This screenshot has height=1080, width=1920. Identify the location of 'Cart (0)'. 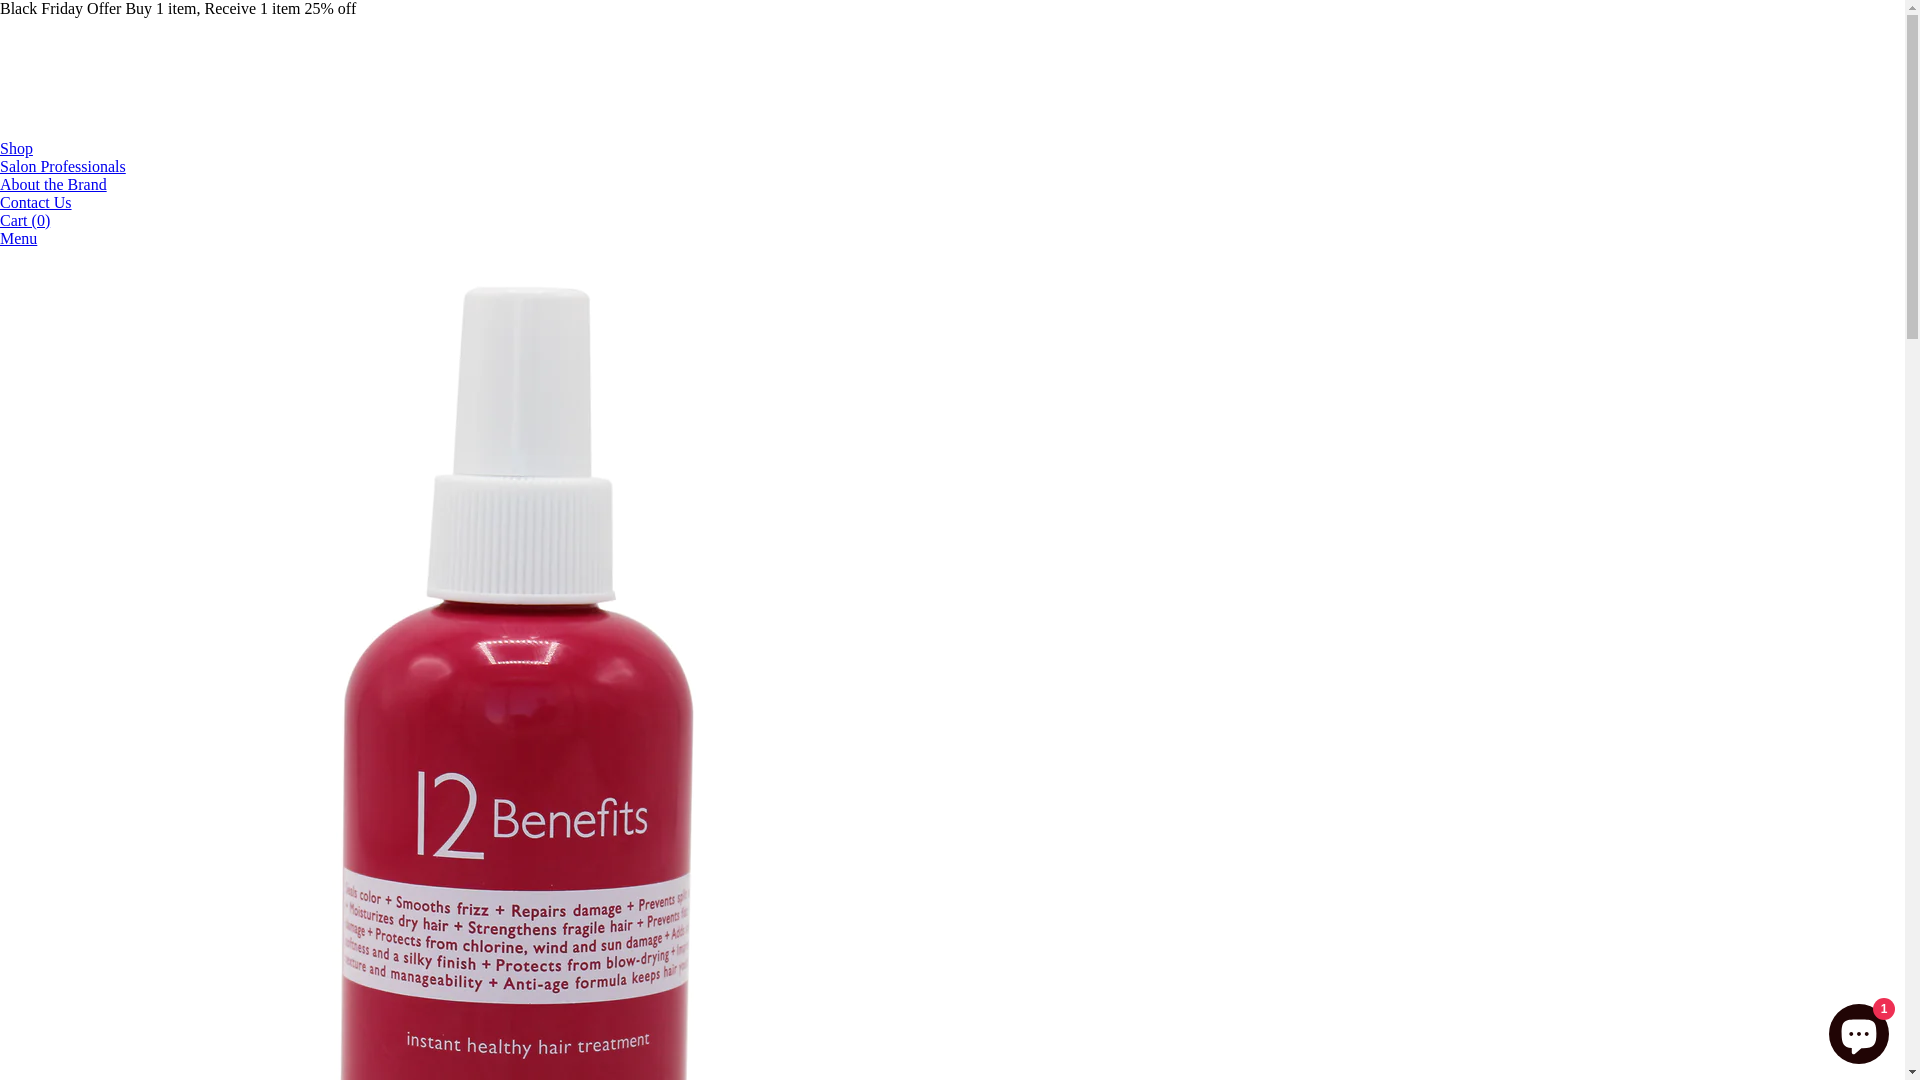
(0, 220).